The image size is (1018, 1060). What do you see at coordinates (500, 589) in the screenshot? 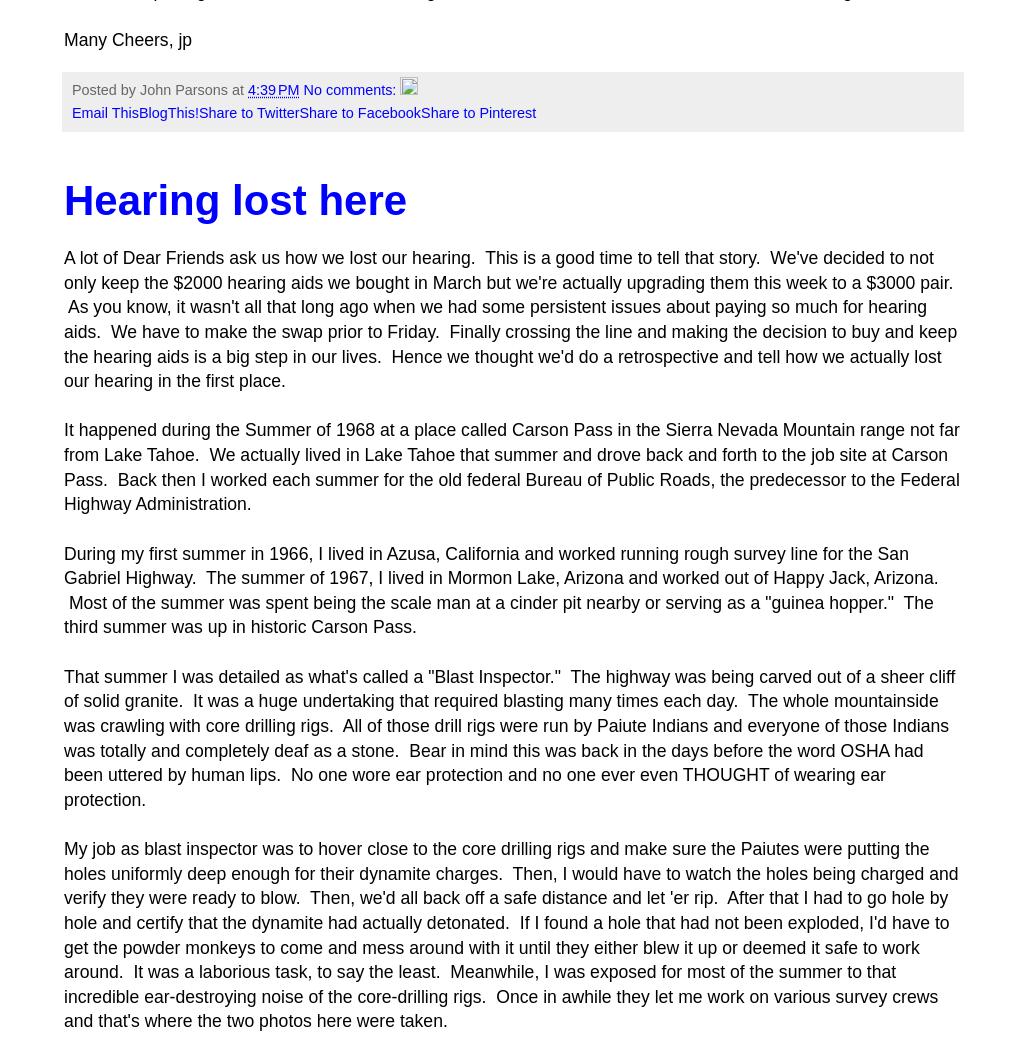
I see `'During my first summer in 1966, I lived in Azusa, California and worked running rough survey line for the San Gabriel Highway.  The summer of 1967, I lived in Mormon Lake, Arizona and worked out of Happy Jack, Arizona.  Most of the summer was spent being the scale man at a cinder pit nearby or serving as a "guinea hopper."  The third summer was up in historic Carson Pass.'` at bounding box center [500, 589].